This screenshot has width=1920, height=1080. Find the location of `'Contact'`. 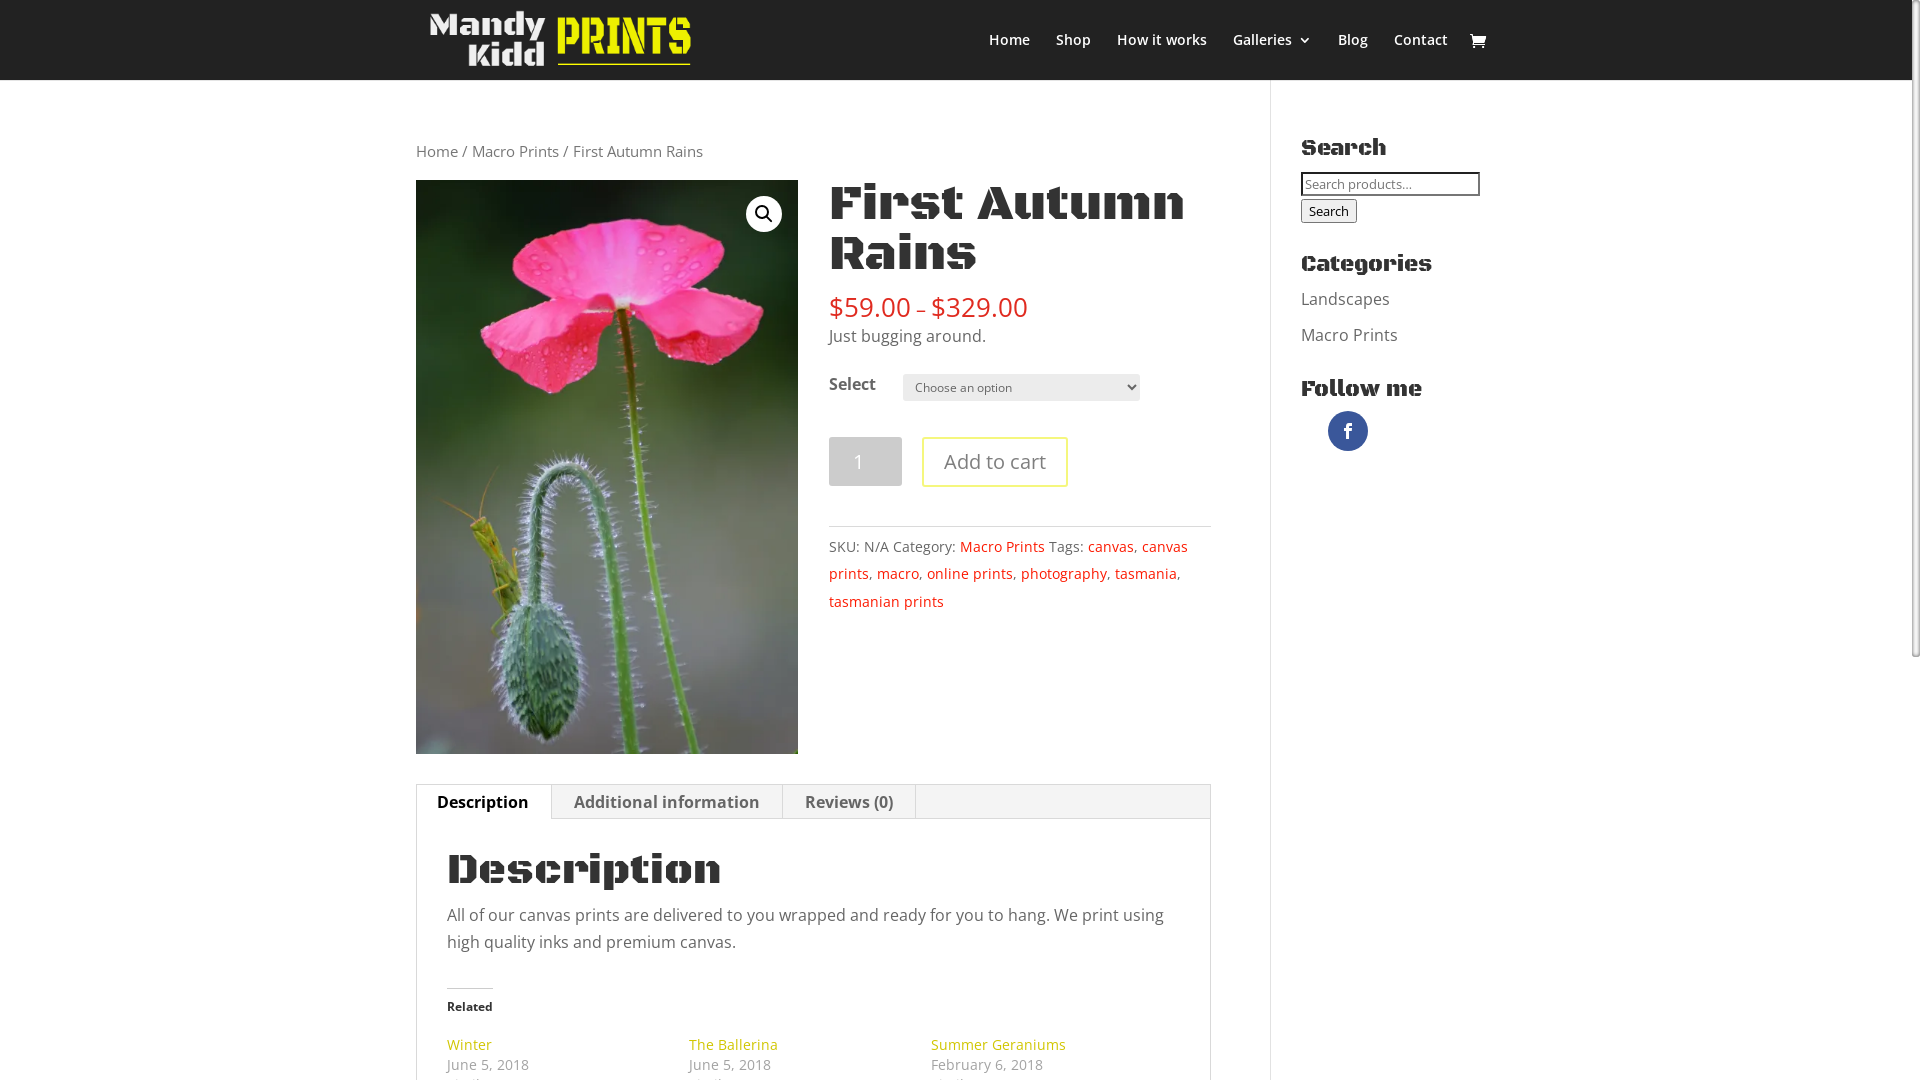

'Contact' is located at coordinates (1419, 55).